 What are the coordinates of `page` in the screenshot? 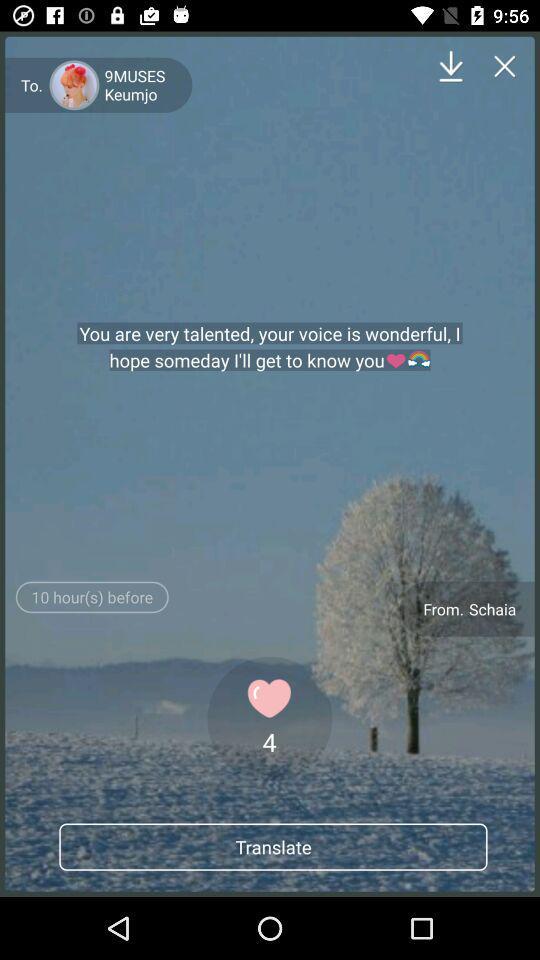 It's located at (504, 66).